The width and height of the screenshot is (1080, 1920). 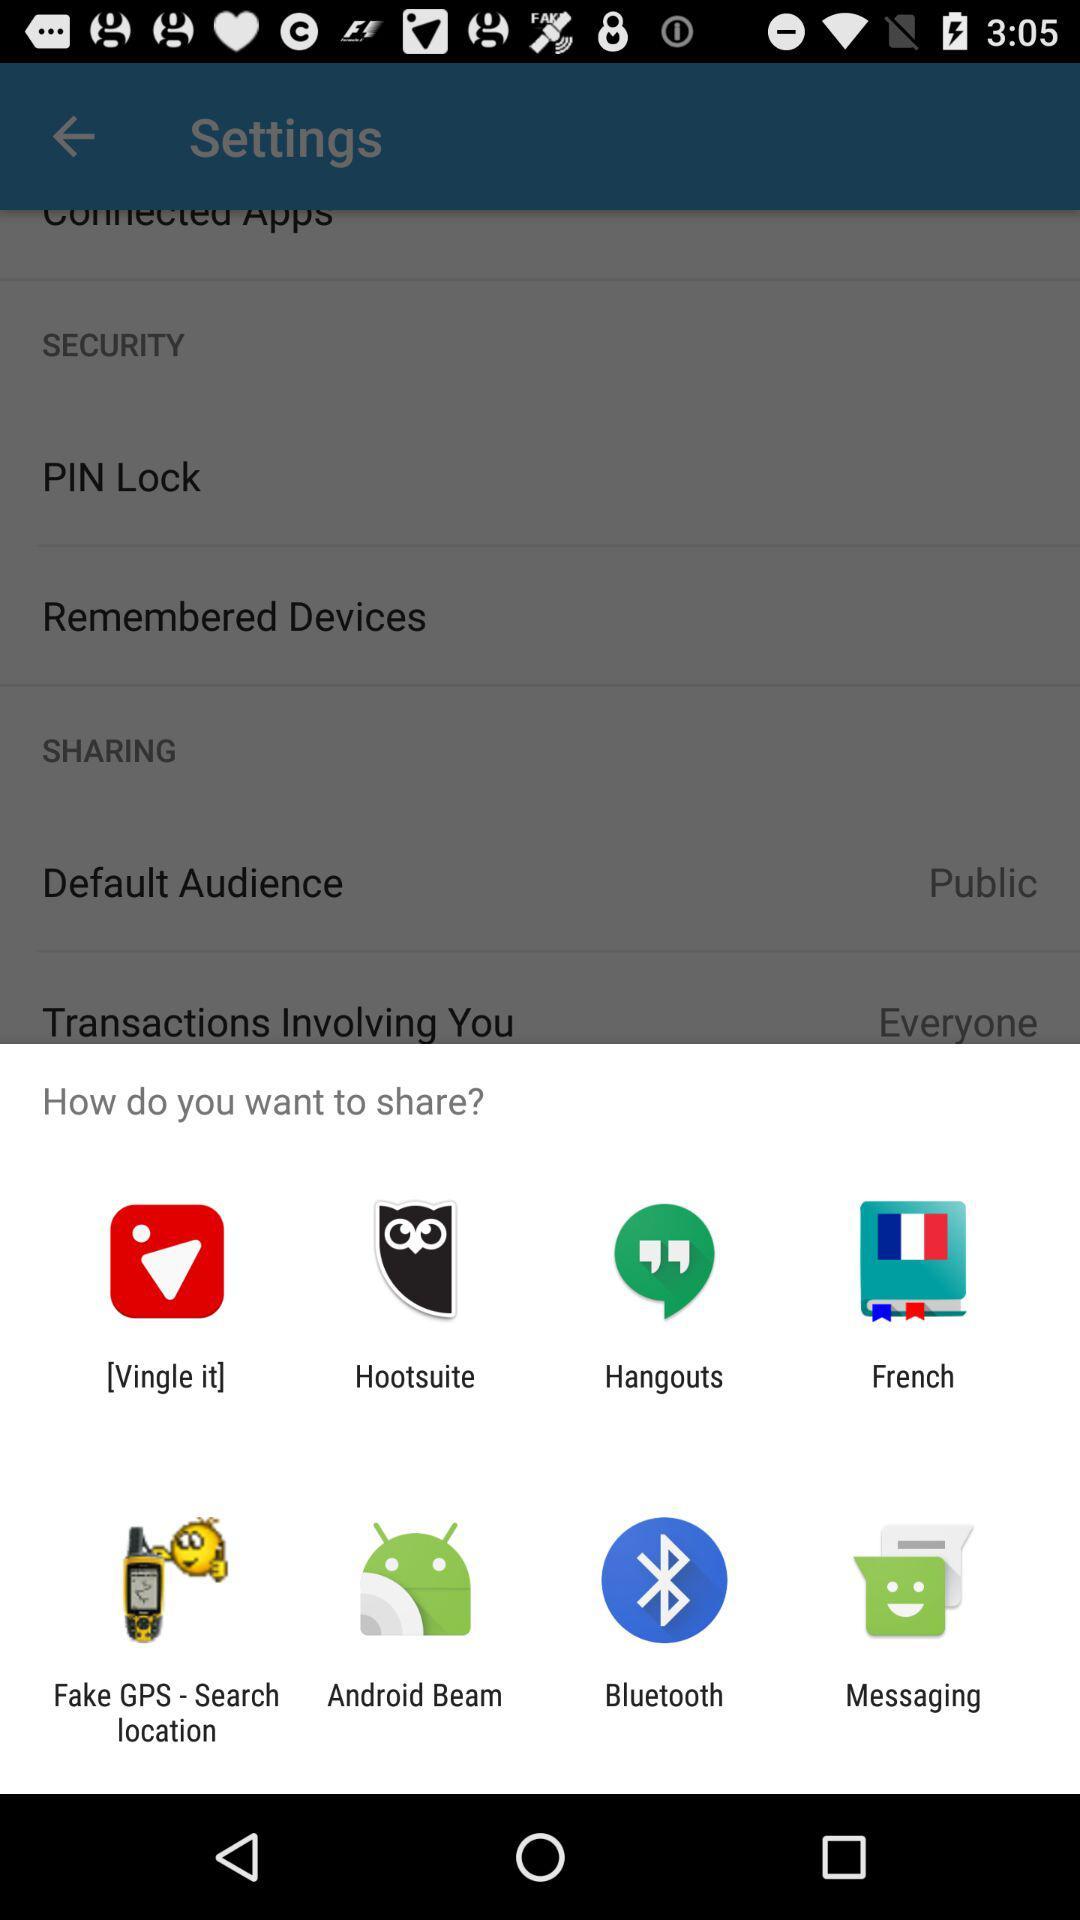 What do you see at coordinates (414, 1392) in the screenshot?
I see `the hootsuite` at bounding box center [414, 1392].